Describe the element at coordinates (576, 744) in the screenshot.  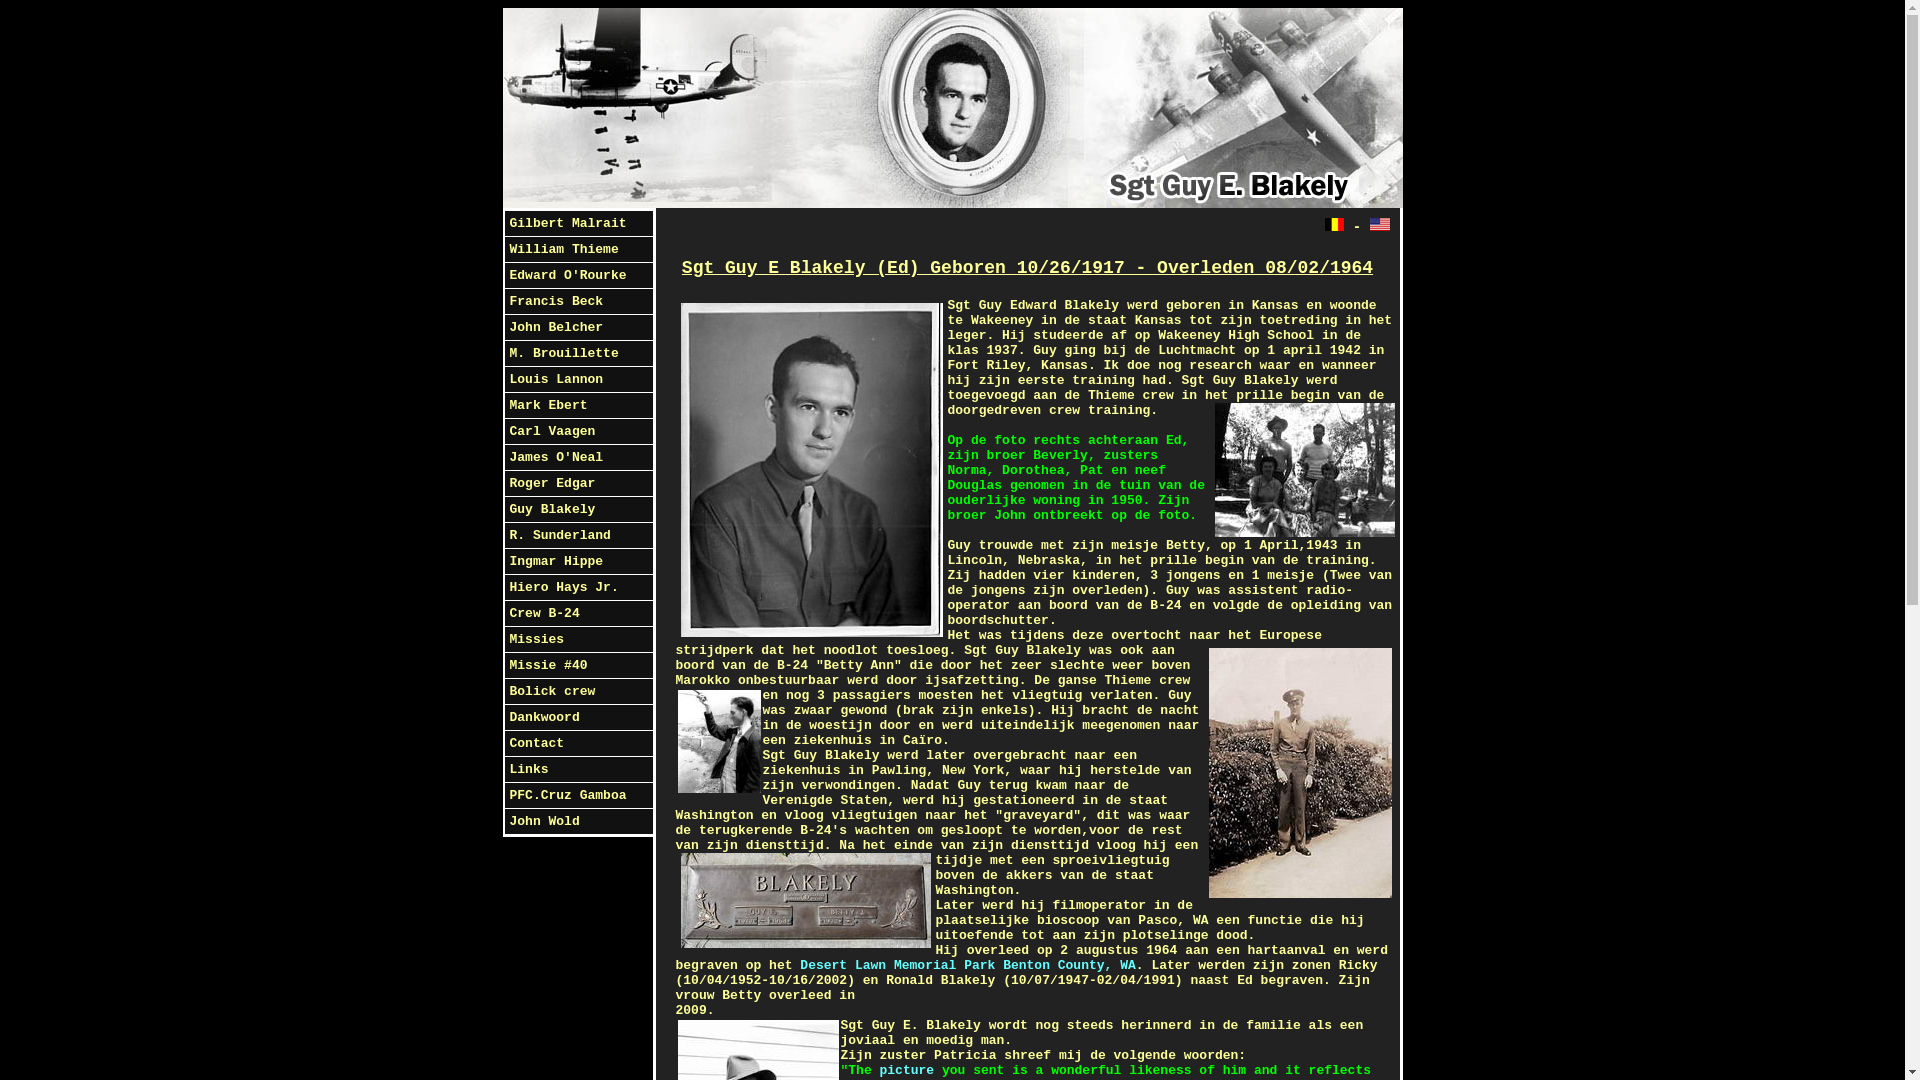
I see `'Contact'` at that location.